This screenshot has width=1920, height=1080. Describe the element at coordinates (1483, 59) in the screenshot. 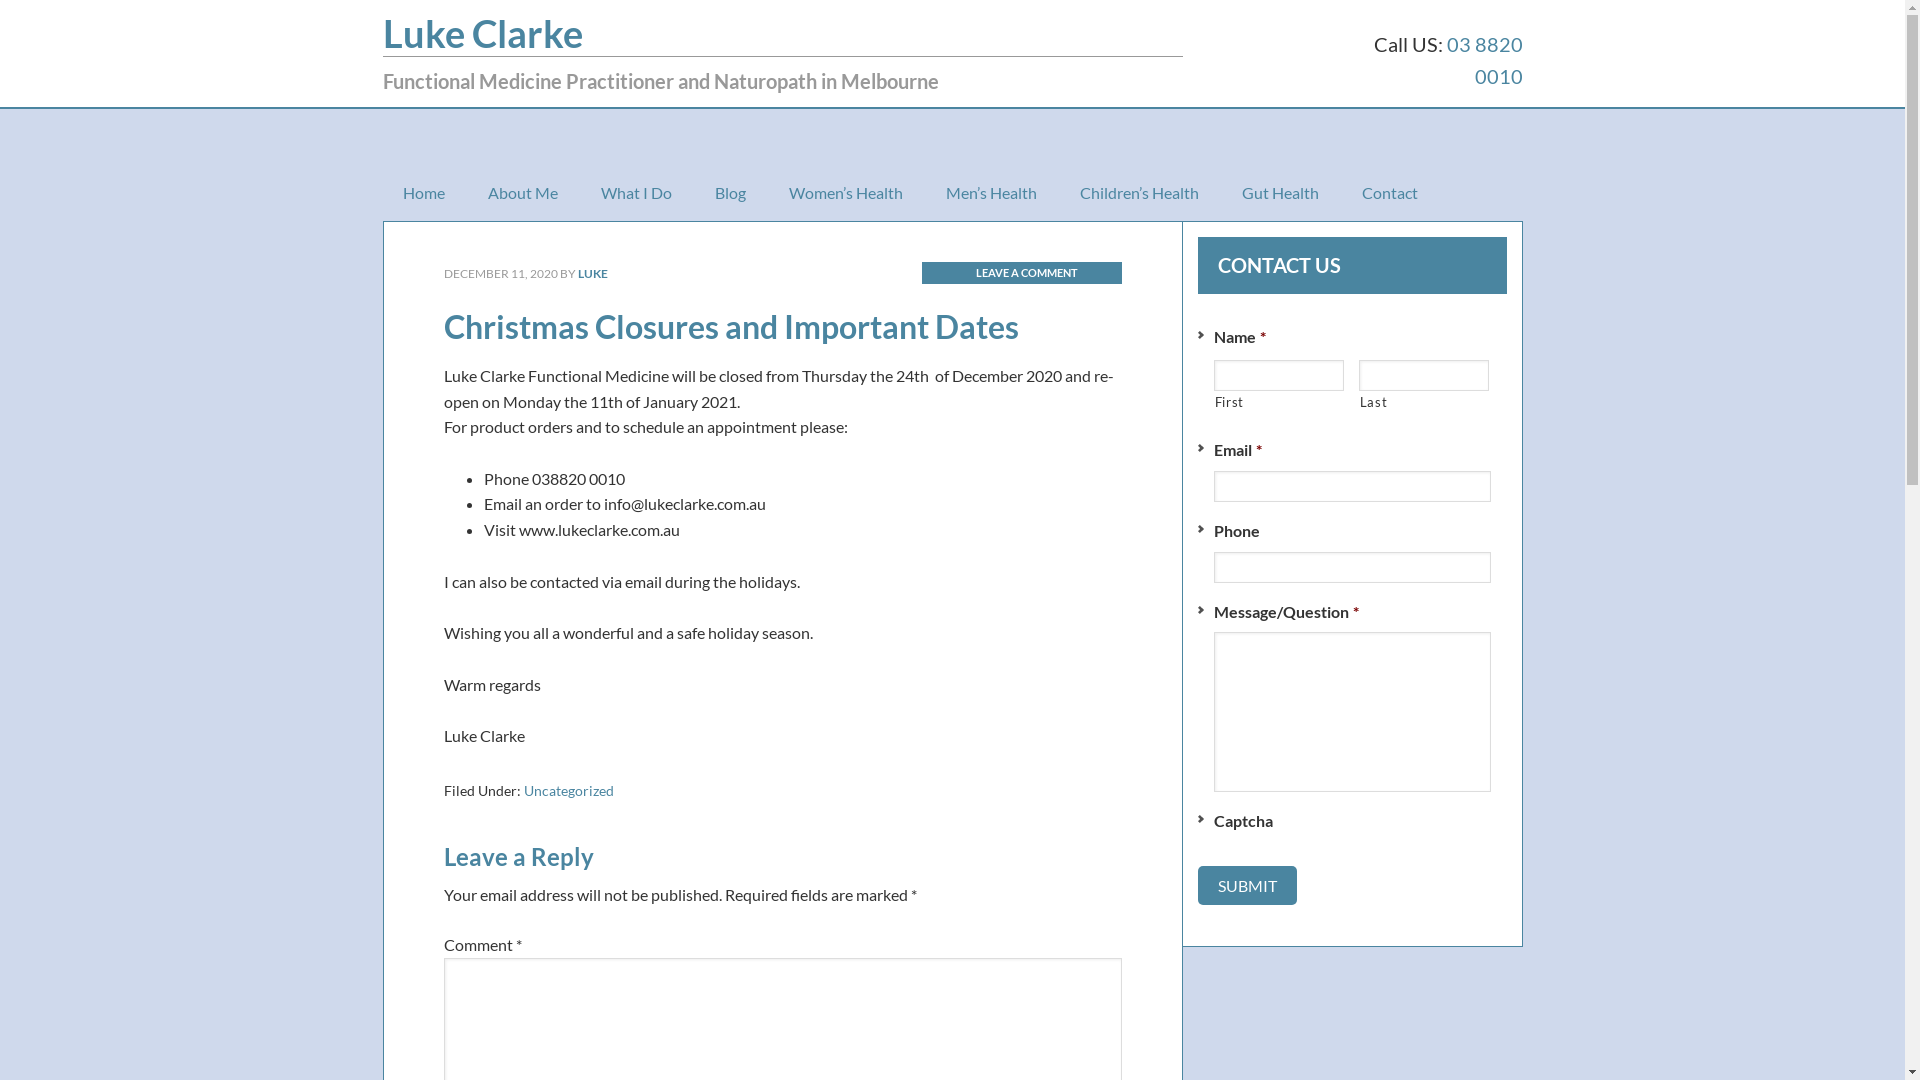

I see `'03 8820 0010'` at that location.